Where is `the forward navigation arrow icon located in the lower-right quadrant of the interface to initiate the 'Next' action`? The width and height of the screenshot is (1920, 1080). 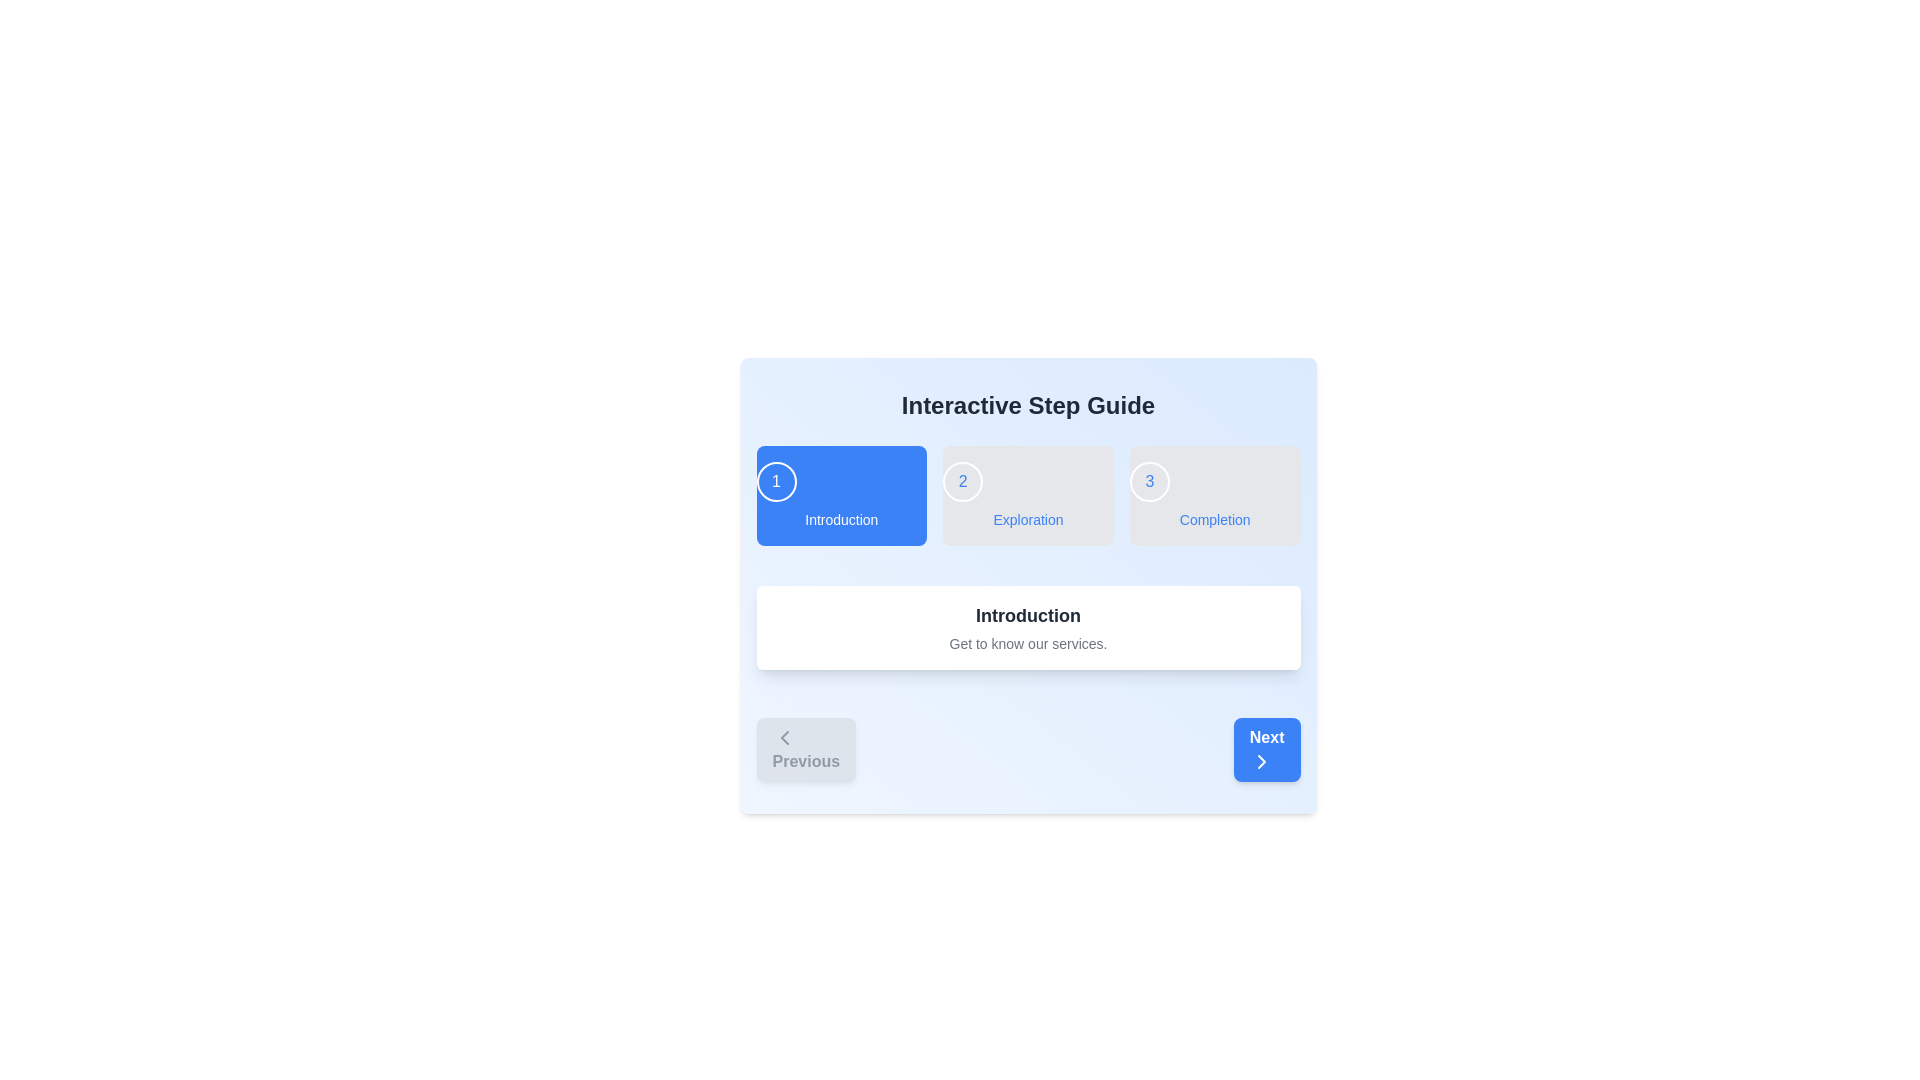 the forward navigation arrow icon located in the lower-right quadrant of the interface to initiate the 'Next' action is located at coordinates (1260, 762).